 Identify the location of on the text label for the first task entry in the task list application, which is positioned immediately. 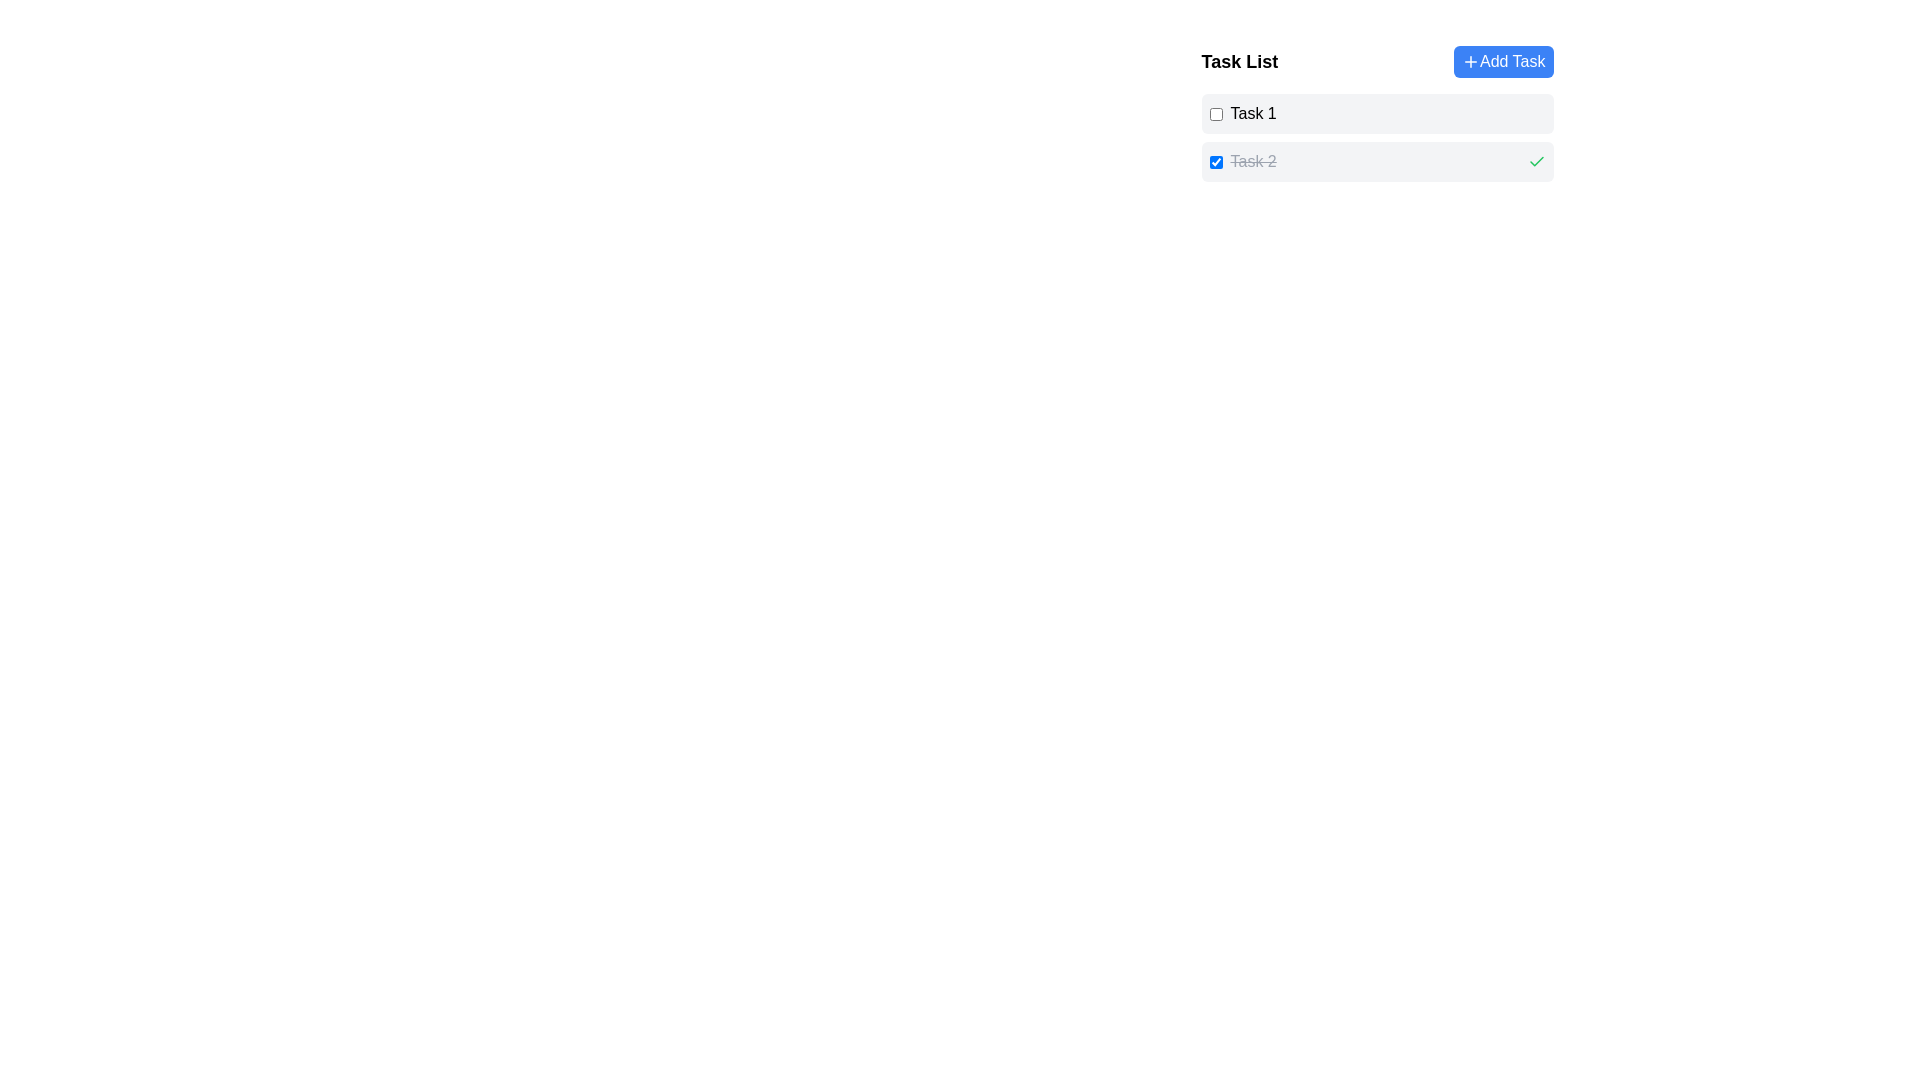
(1242, 114).